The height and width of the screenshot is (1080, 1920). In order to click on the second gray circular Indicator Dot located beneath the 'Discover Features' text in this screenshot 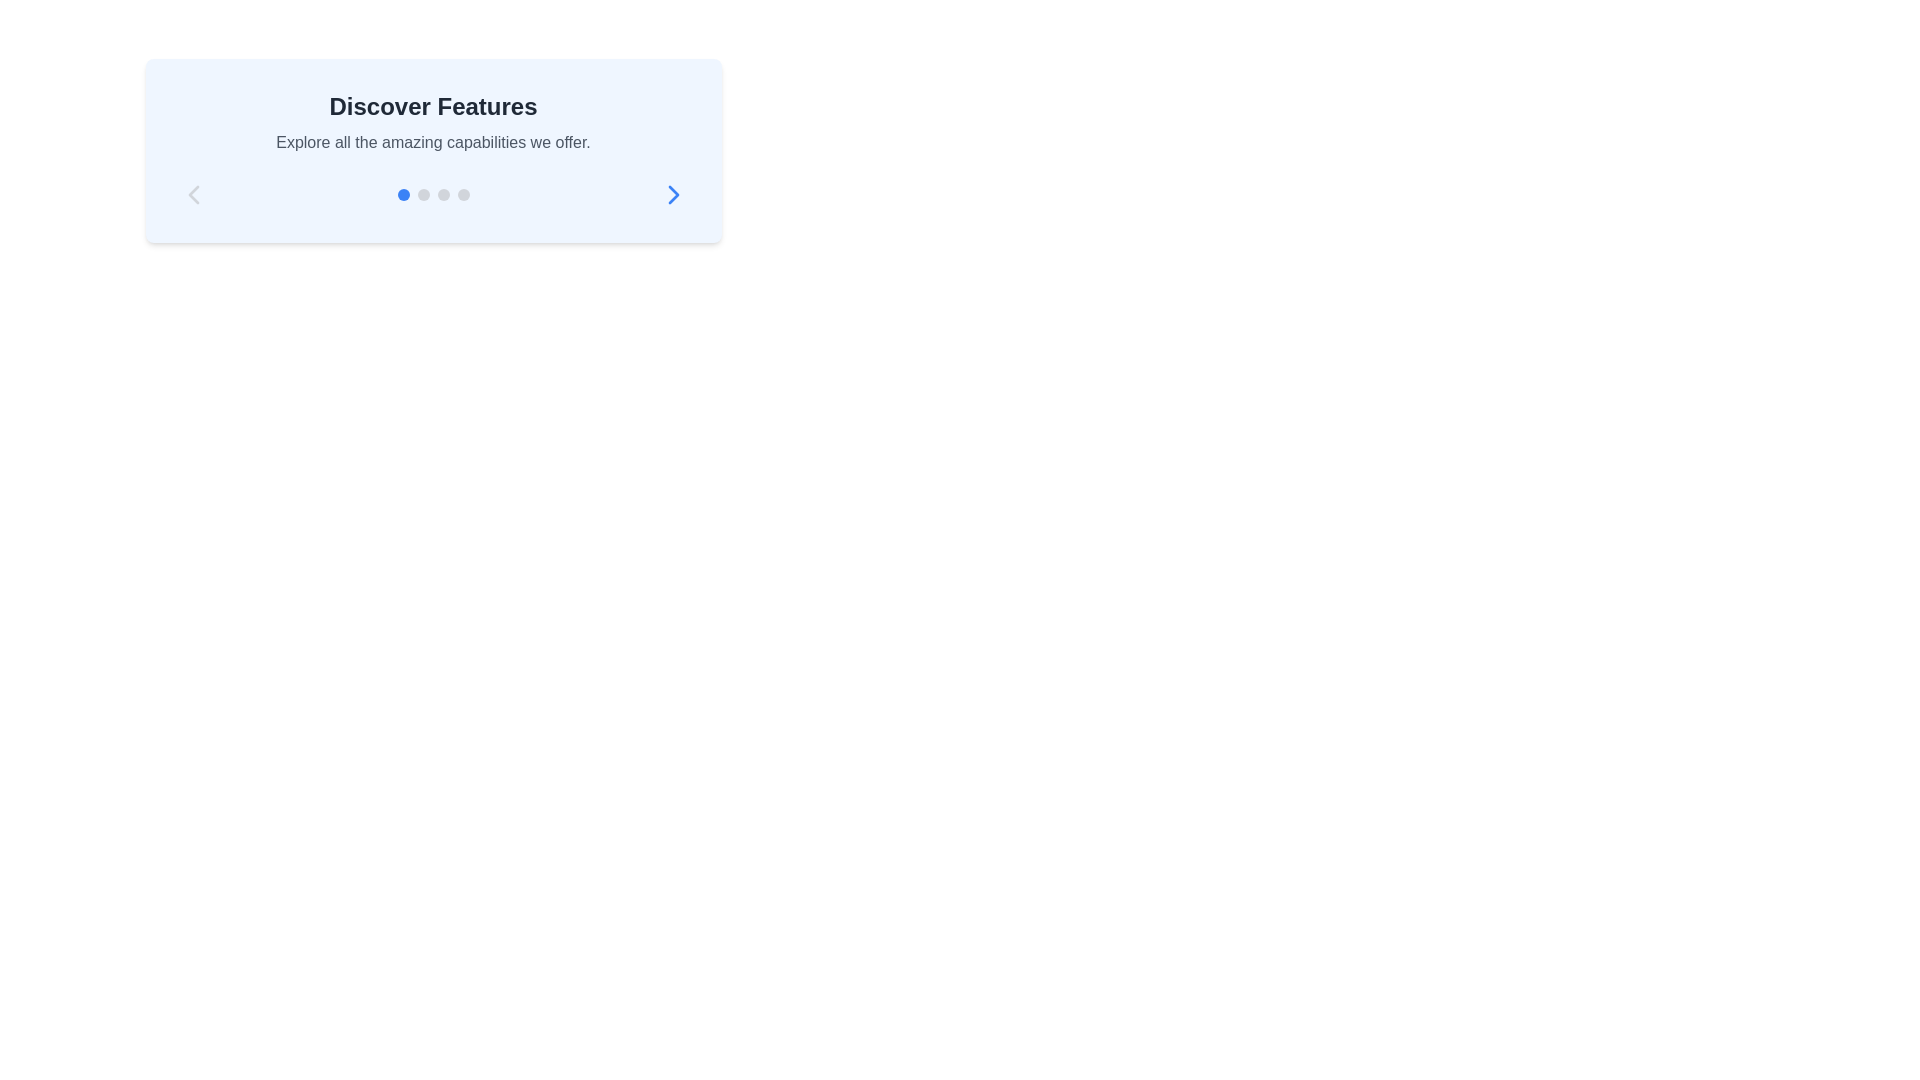, I will do `click(422, 195)`.